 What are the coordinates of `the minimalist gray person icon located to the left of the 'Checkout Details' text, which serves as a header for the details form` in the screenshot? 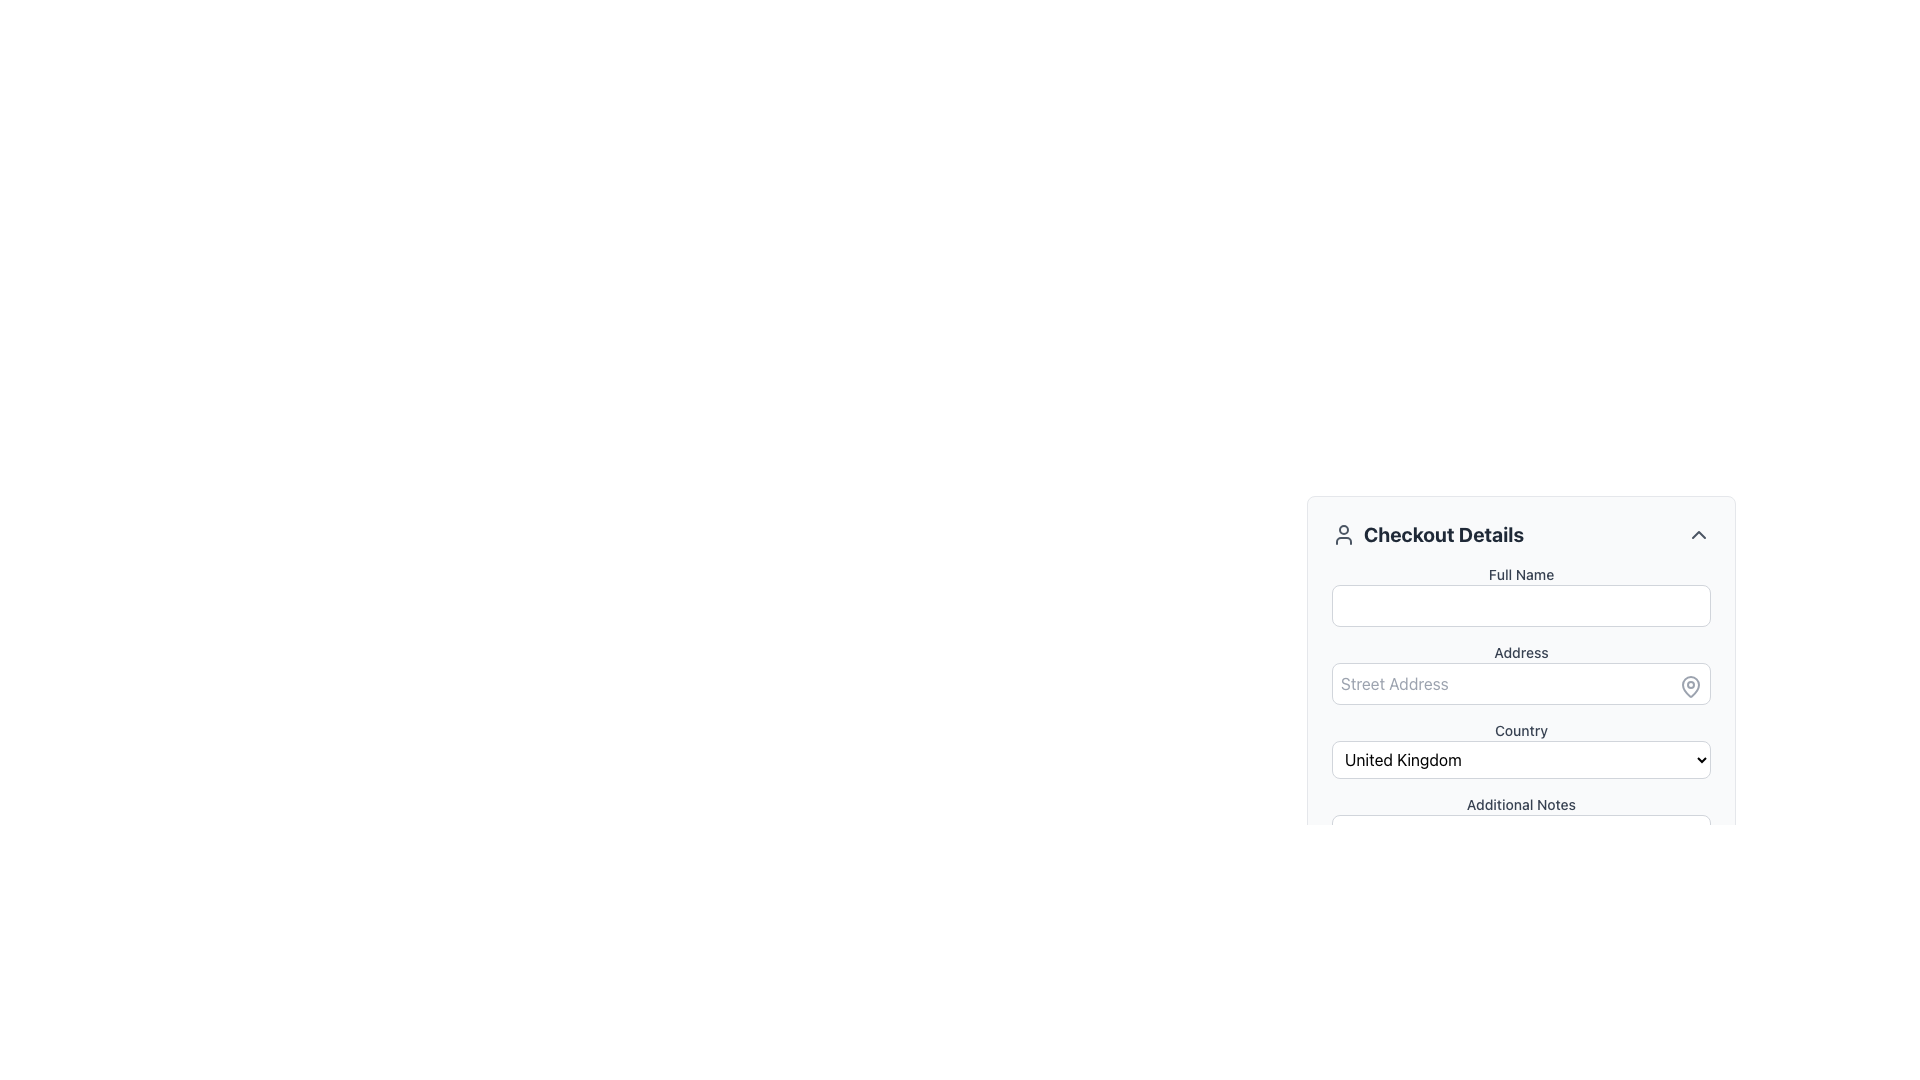 It's located at (1344, 534).